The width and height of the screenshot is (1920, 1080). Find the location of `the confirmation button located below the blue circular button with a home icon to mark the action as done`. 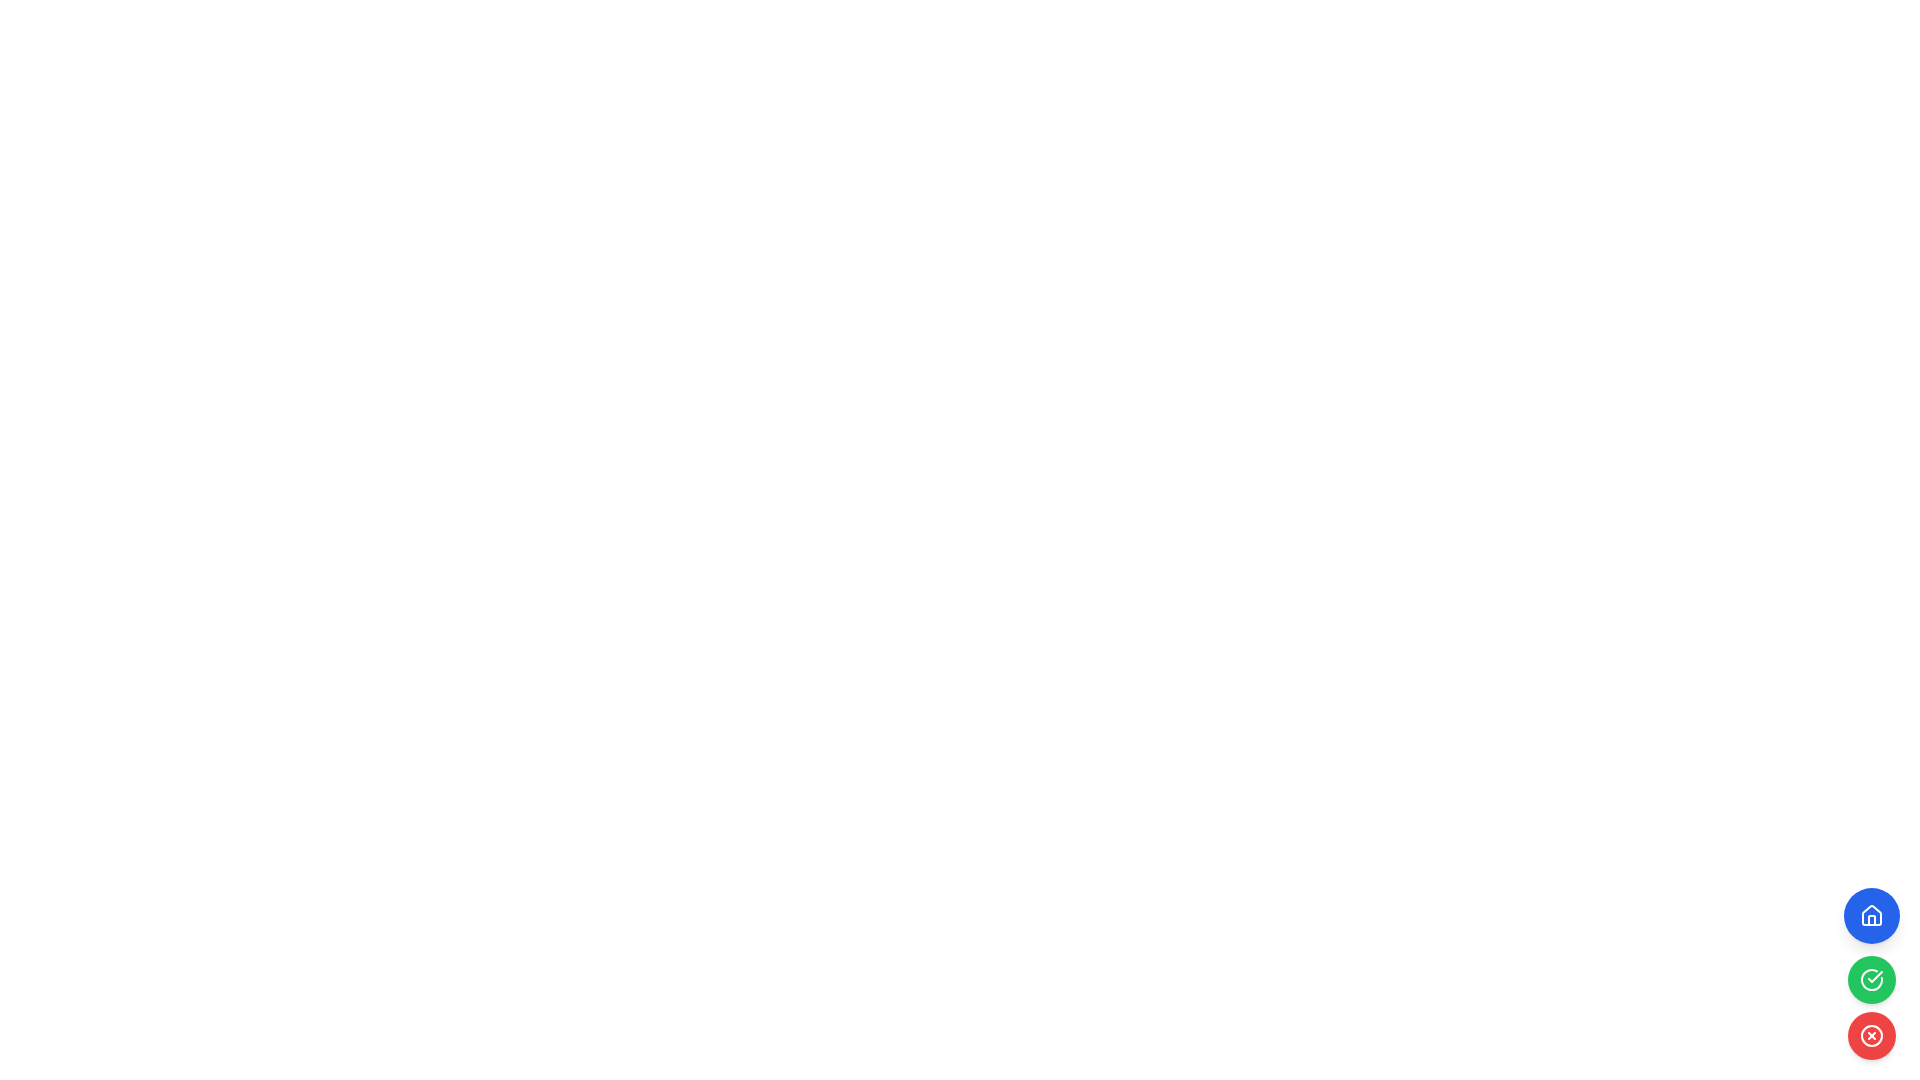

the confirmation button located below the blue circular button with a home icon to mark the action as done is located at coordinates (1871, 978).